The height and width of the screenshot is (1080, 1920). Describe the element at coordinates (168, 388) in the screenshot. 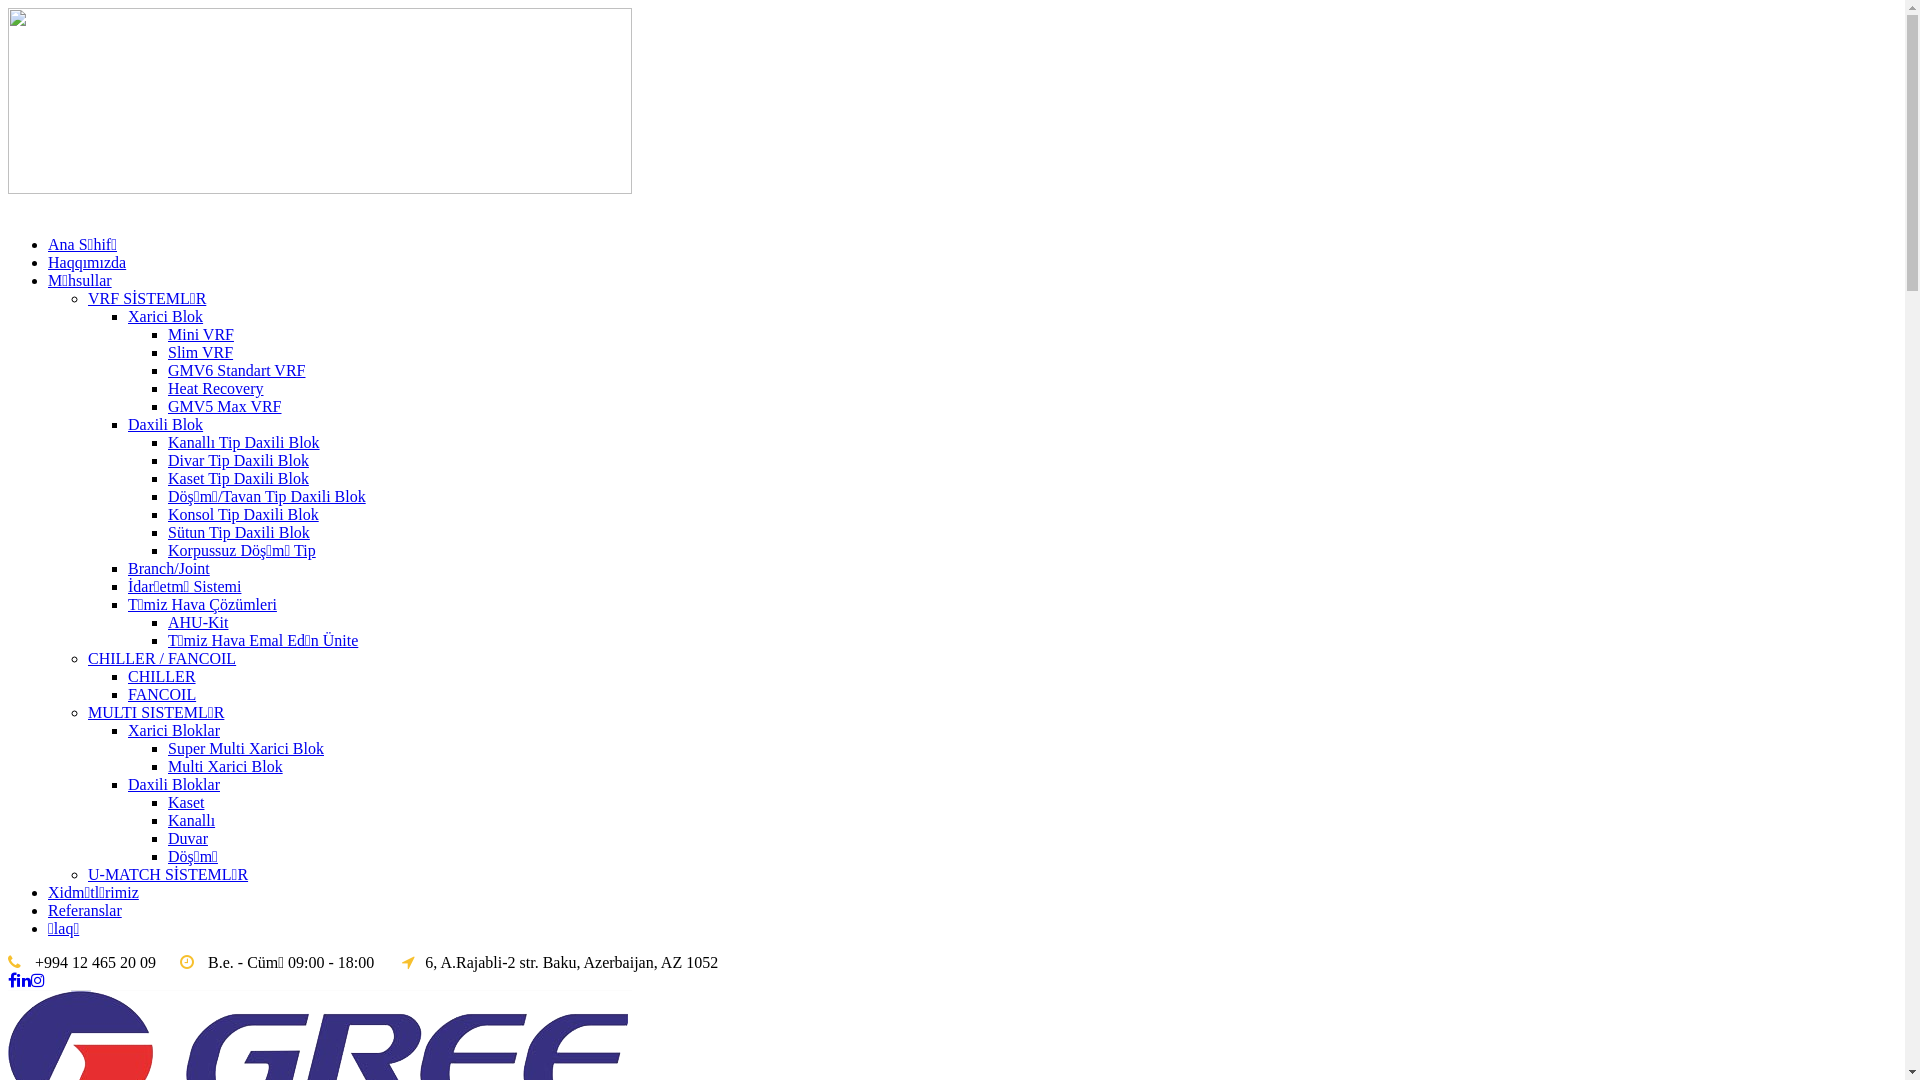

I see `'Heat Recovery'` at that location.